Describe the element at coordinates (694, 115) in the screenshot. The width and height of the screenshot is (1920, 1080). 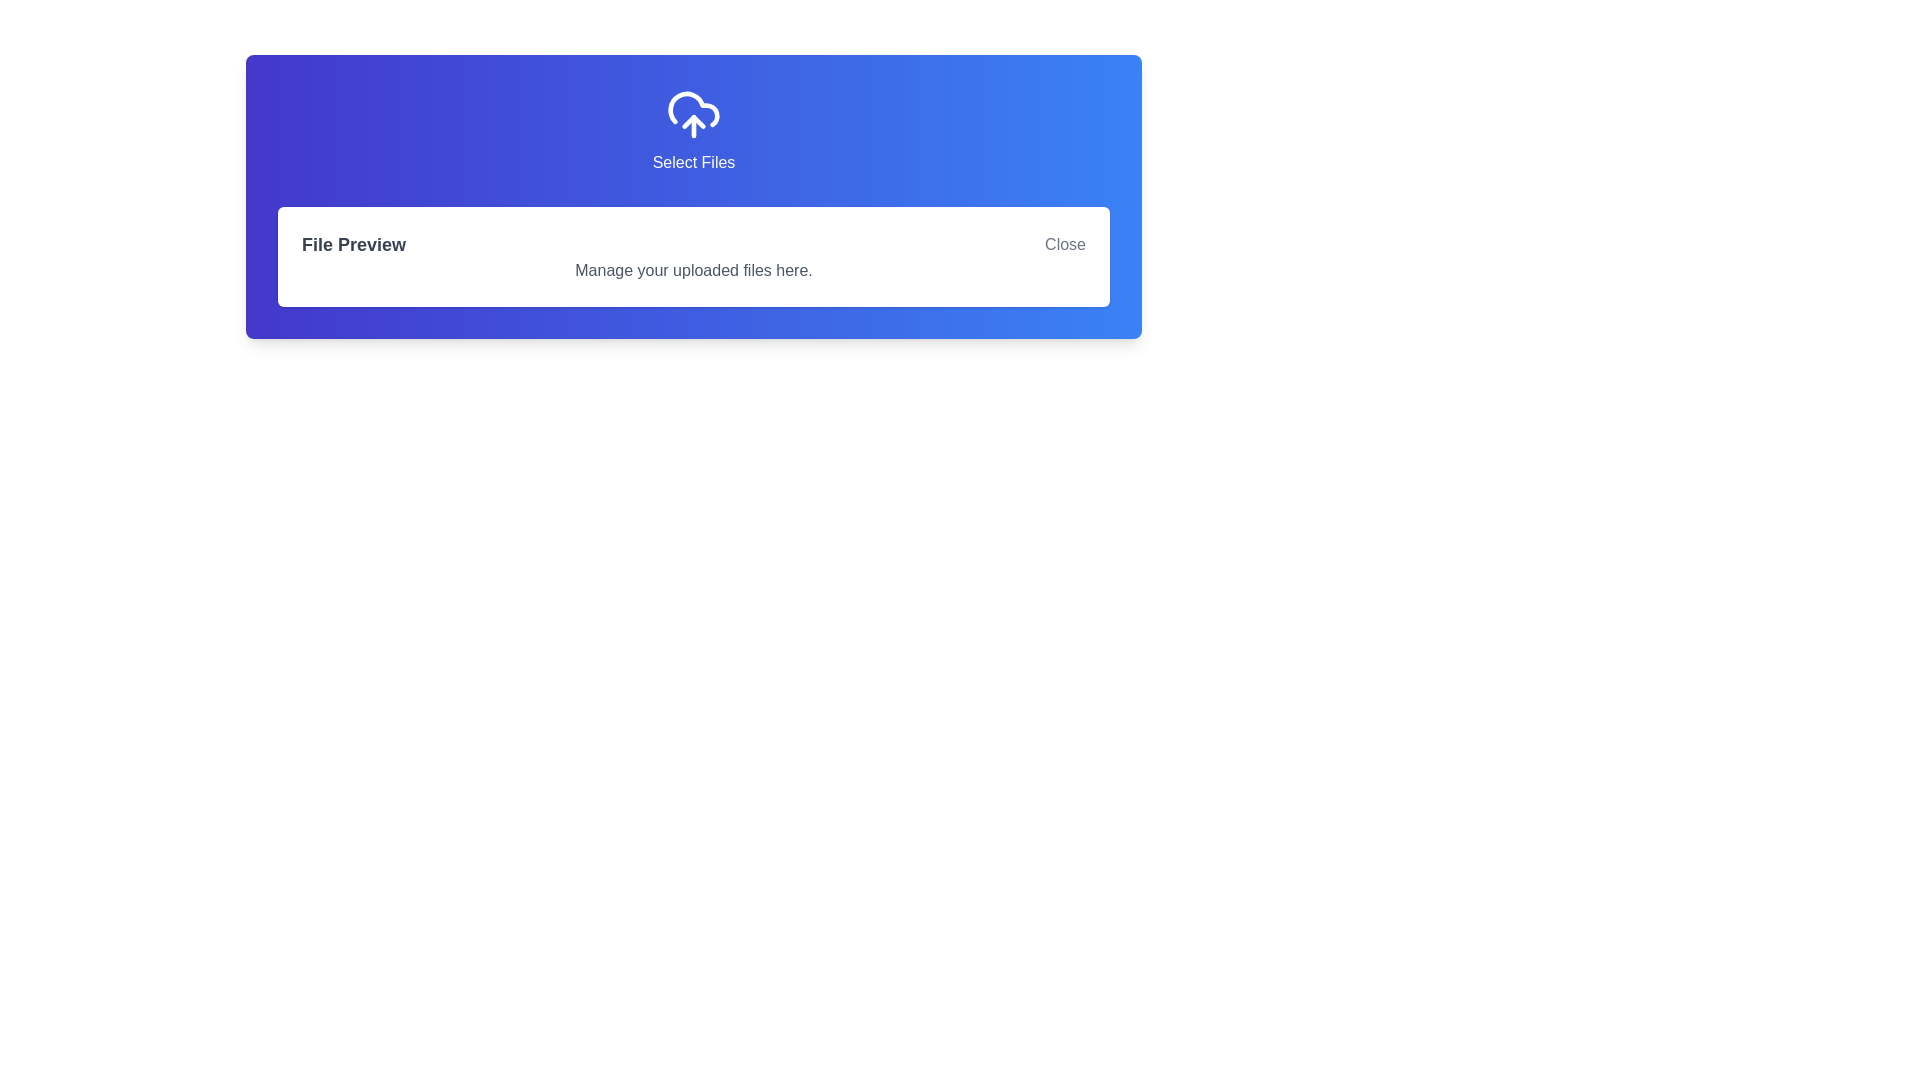
I see `the cloud upload icon, which is a minimalist design with a blue background and an upwards arrow, positioned above the 'Select Files' label` at that location.